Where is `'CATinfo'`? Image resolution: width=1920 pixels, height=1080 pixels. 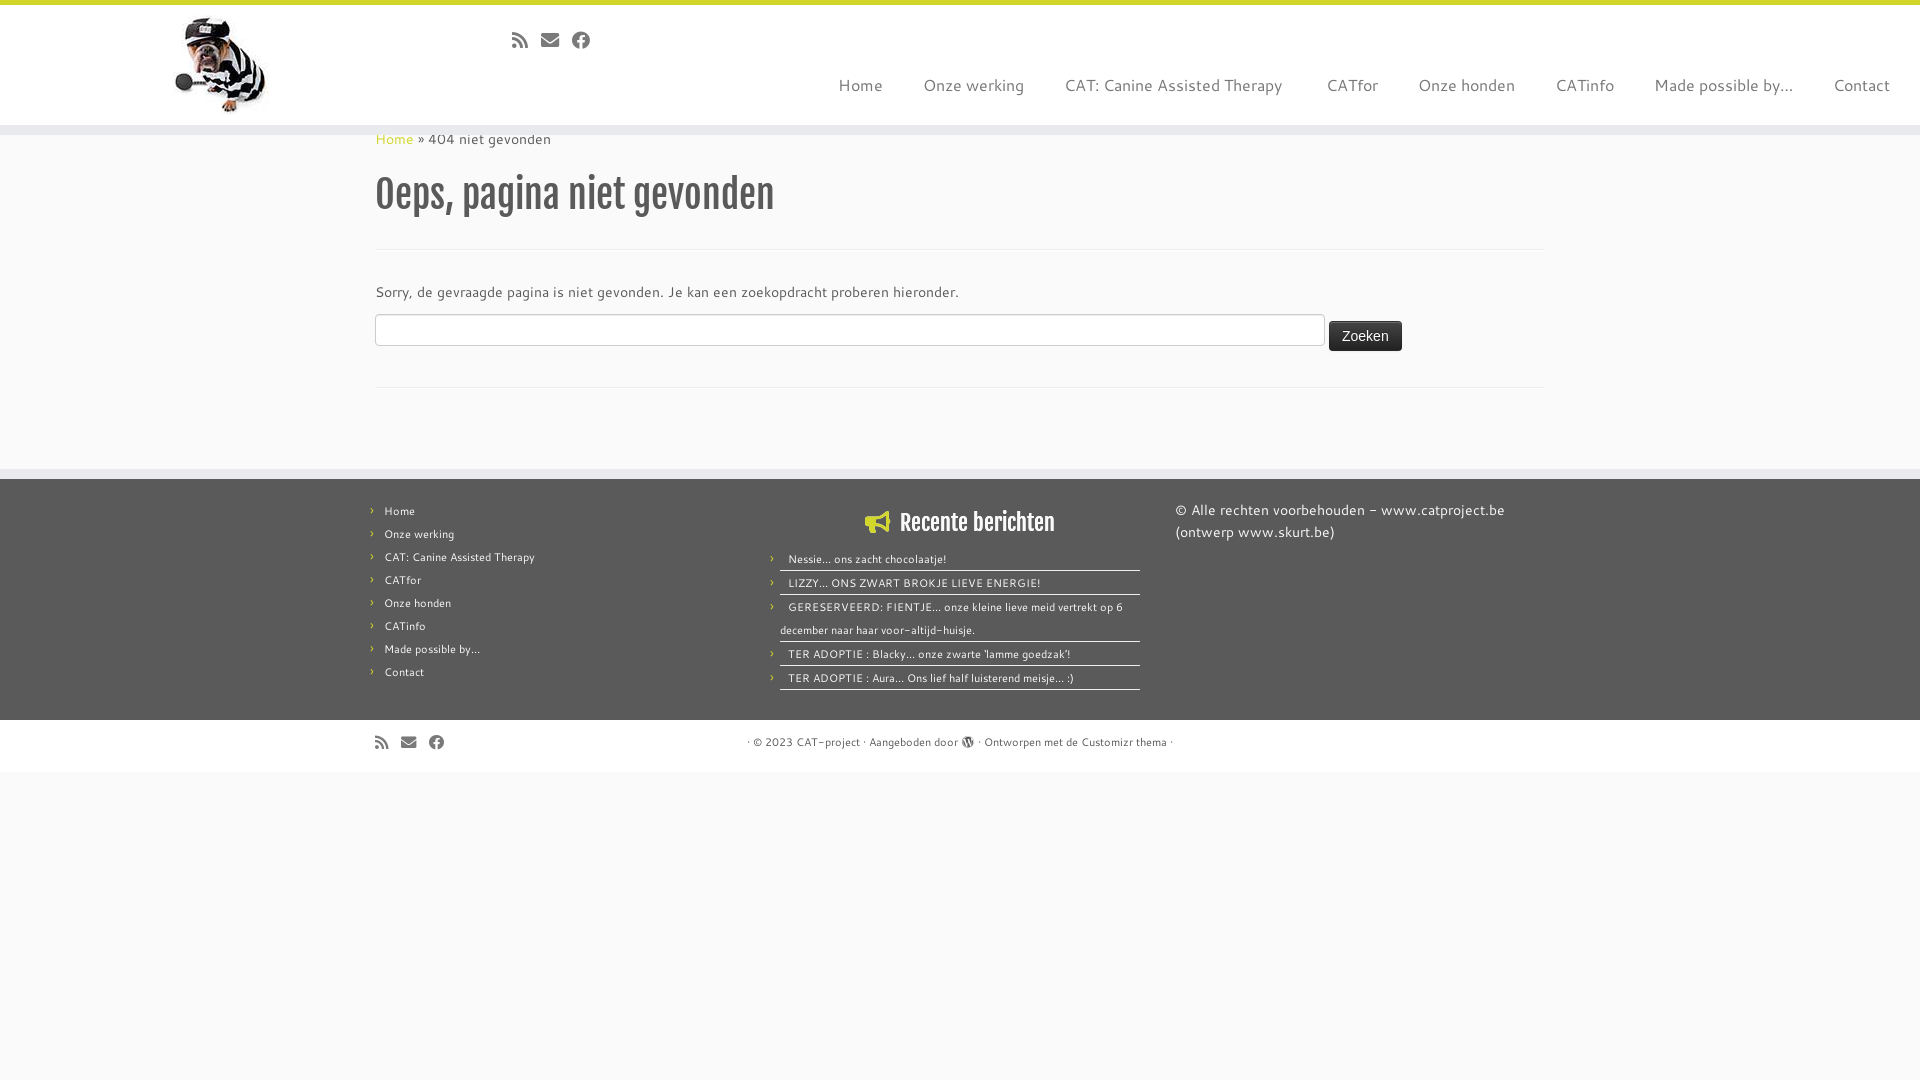
'CATinfo' is located at coordinates (403, 624).